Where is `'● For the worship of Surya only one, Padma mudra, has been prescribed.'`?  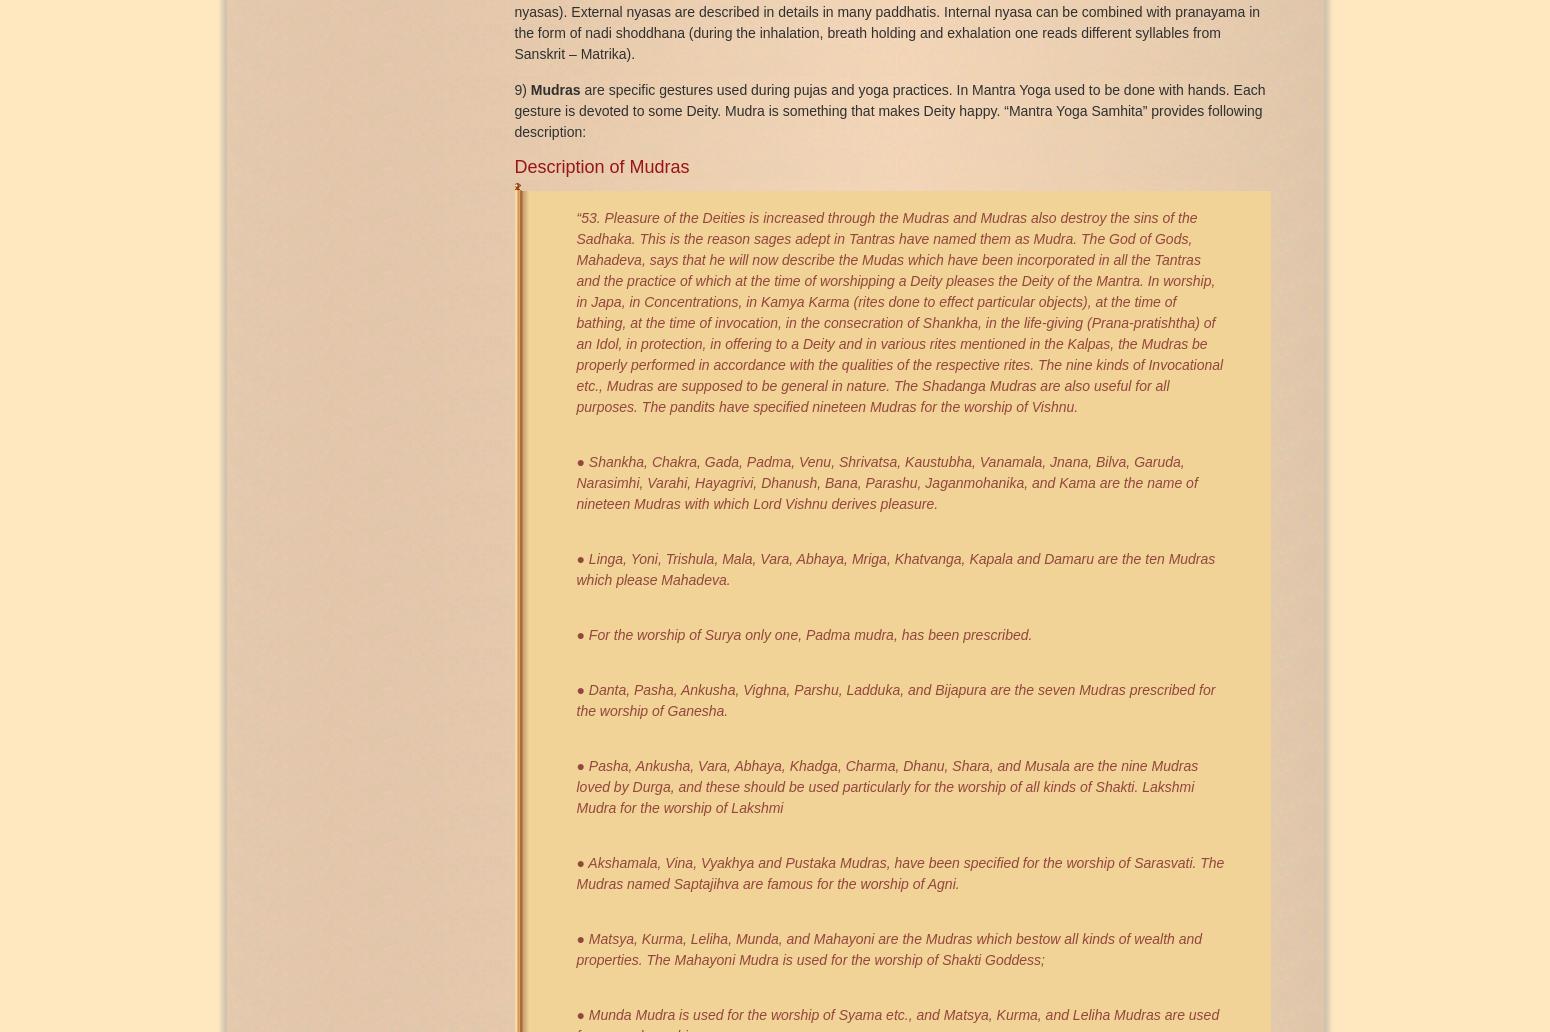 '● For the worship of Surya only one, Padma mudra, has been prescribed.' is located at coordinates (802, 633).